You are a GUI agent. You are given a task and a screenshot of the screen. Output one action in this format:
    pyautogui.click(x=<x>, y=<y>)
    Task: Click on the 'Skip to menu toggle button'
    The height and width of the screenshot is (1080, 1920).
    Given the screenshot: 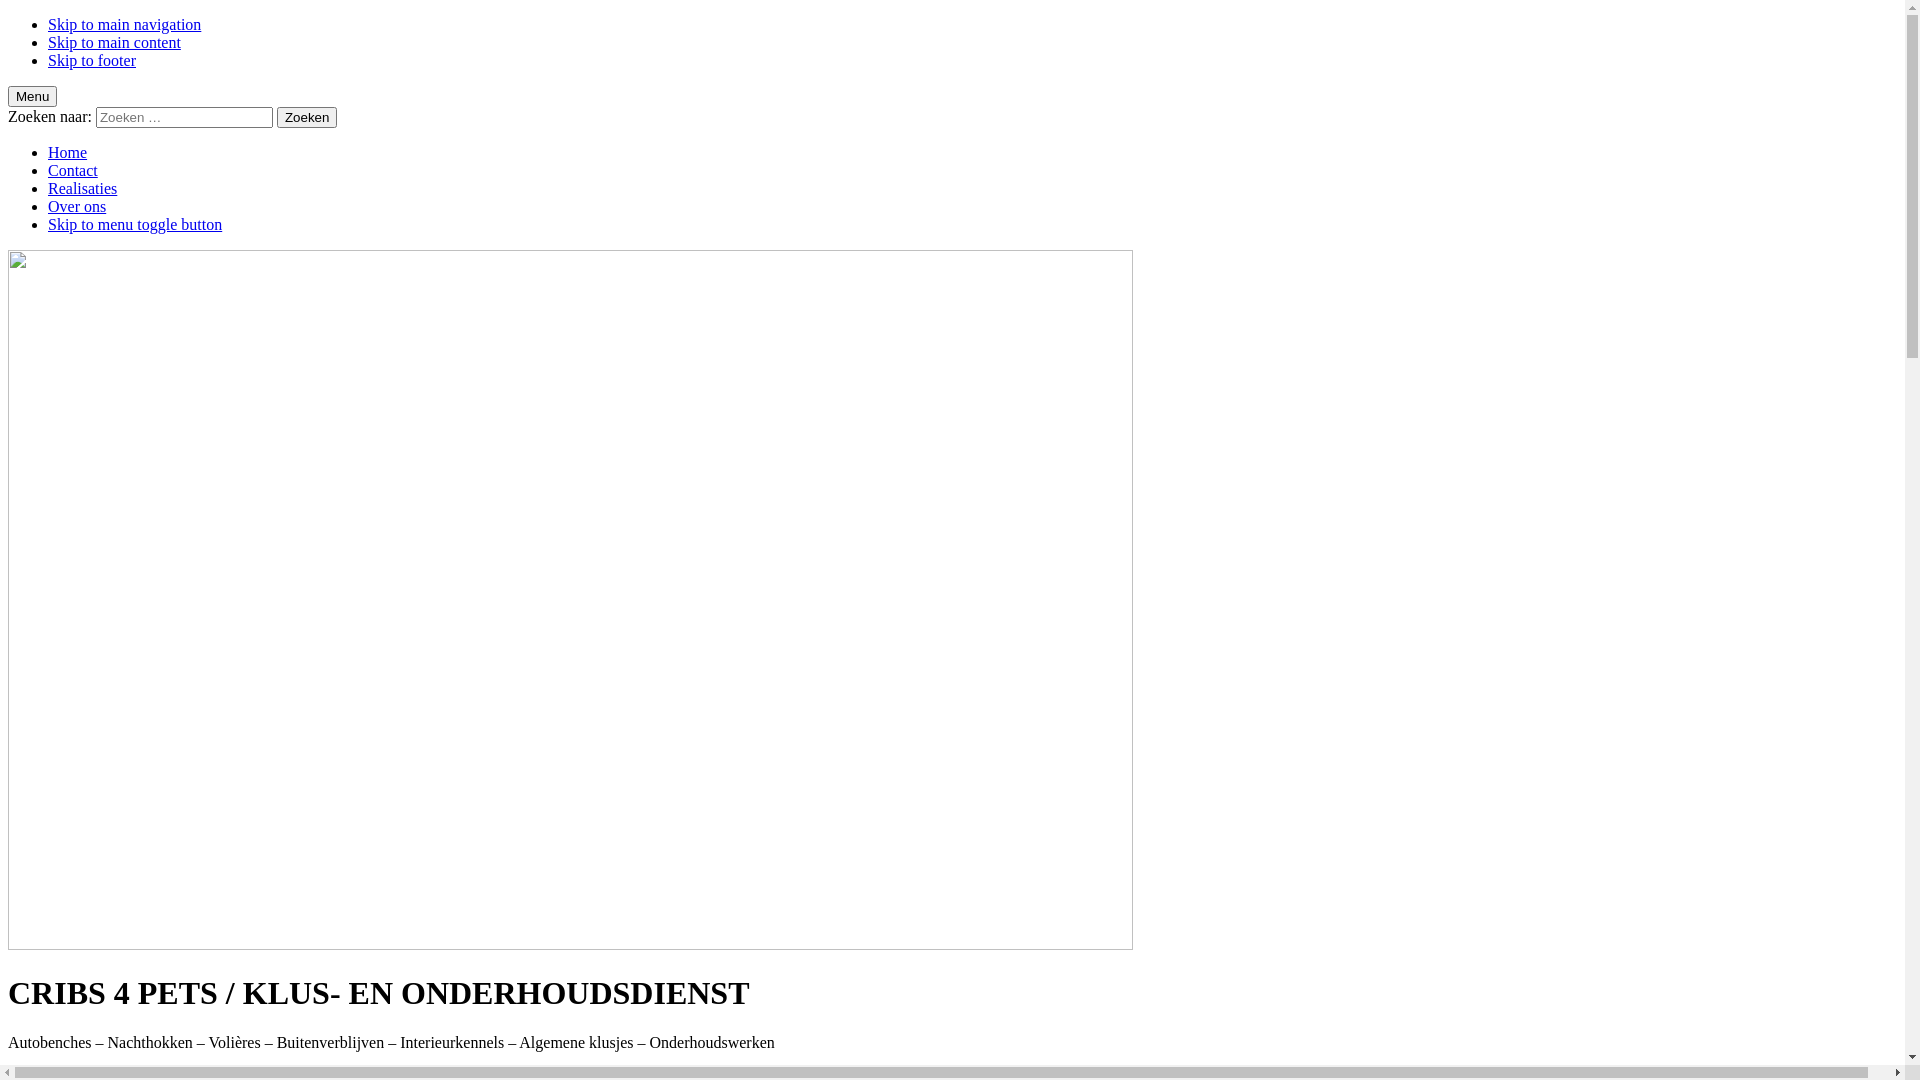 What is the action you would take?
    pyautogui.click(x=133, y=224)
    